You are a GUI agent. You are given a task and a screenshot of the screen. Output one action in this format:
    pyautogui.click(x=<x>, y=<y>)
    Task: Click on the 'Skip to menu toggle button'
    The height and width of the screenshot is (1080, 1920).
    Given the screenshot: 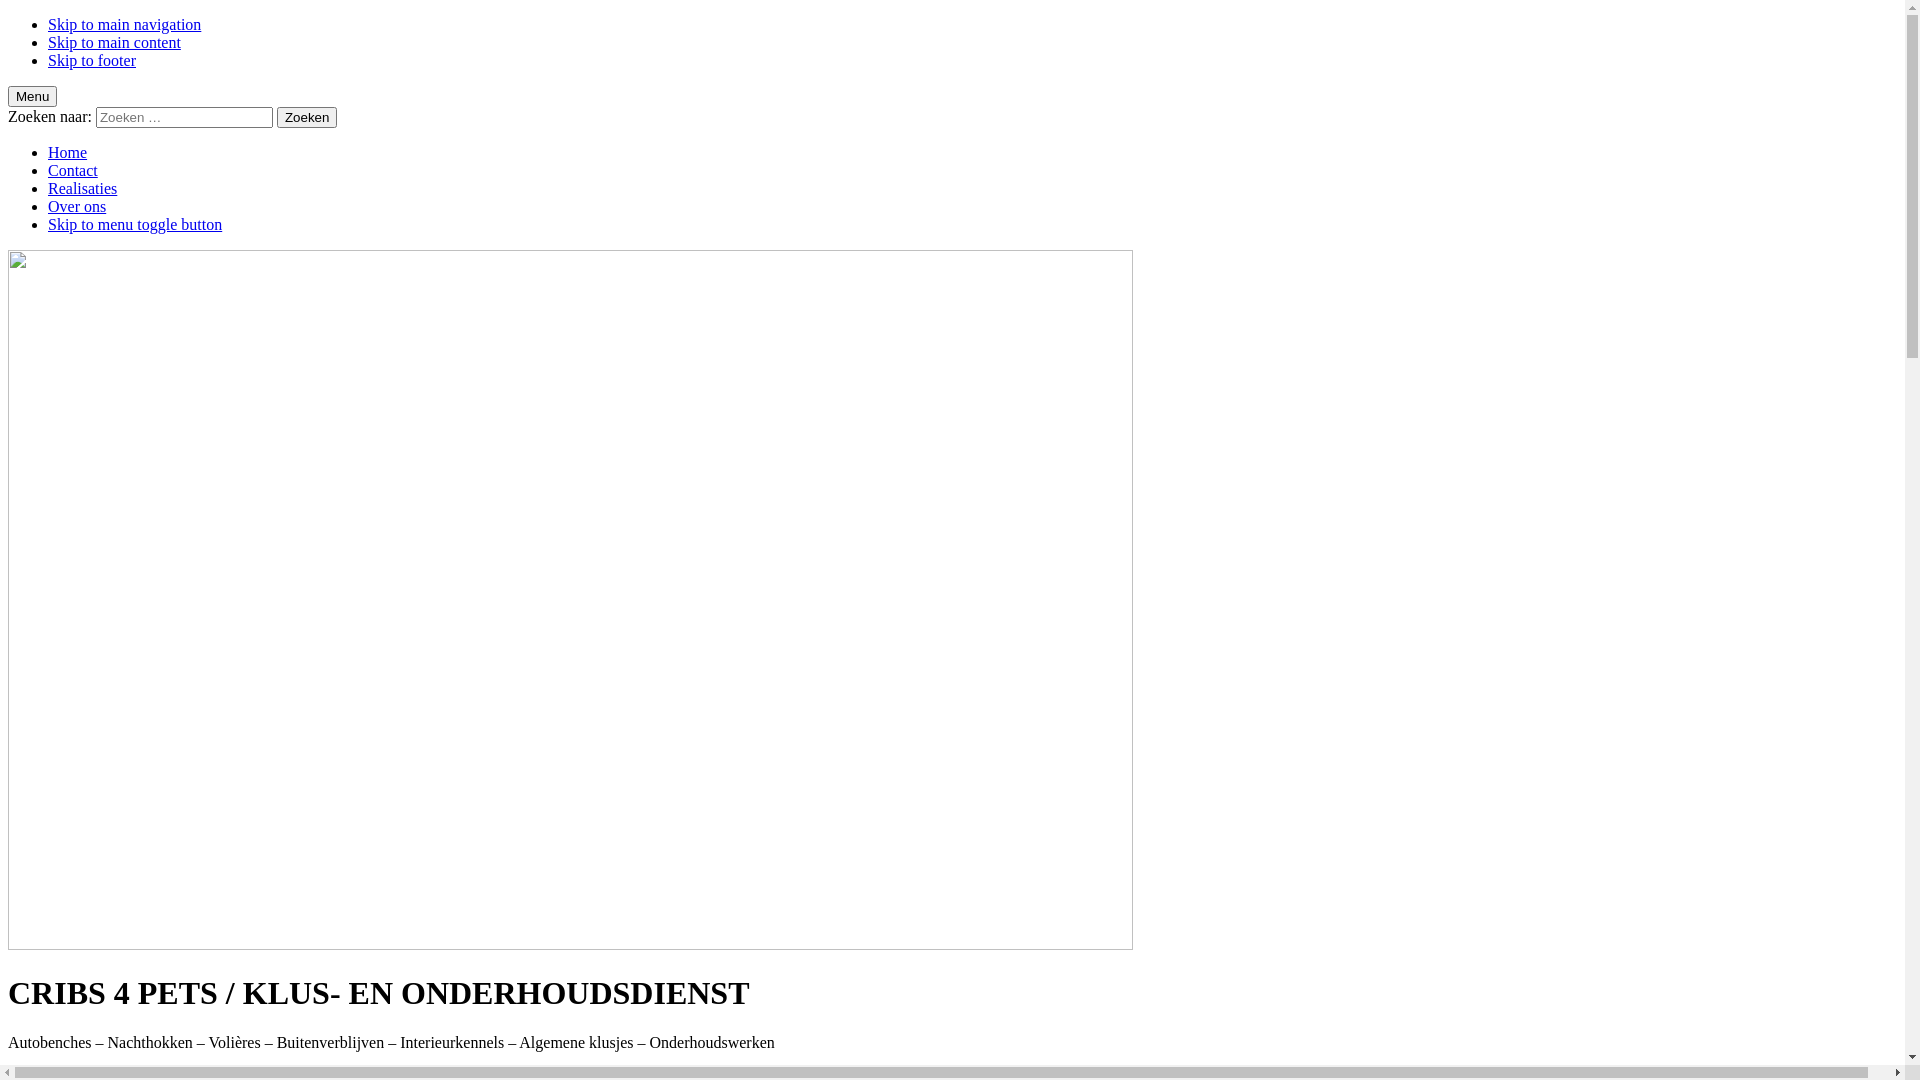 What is the action you would take?
    pyautogui.click(x=133, y=224)
    